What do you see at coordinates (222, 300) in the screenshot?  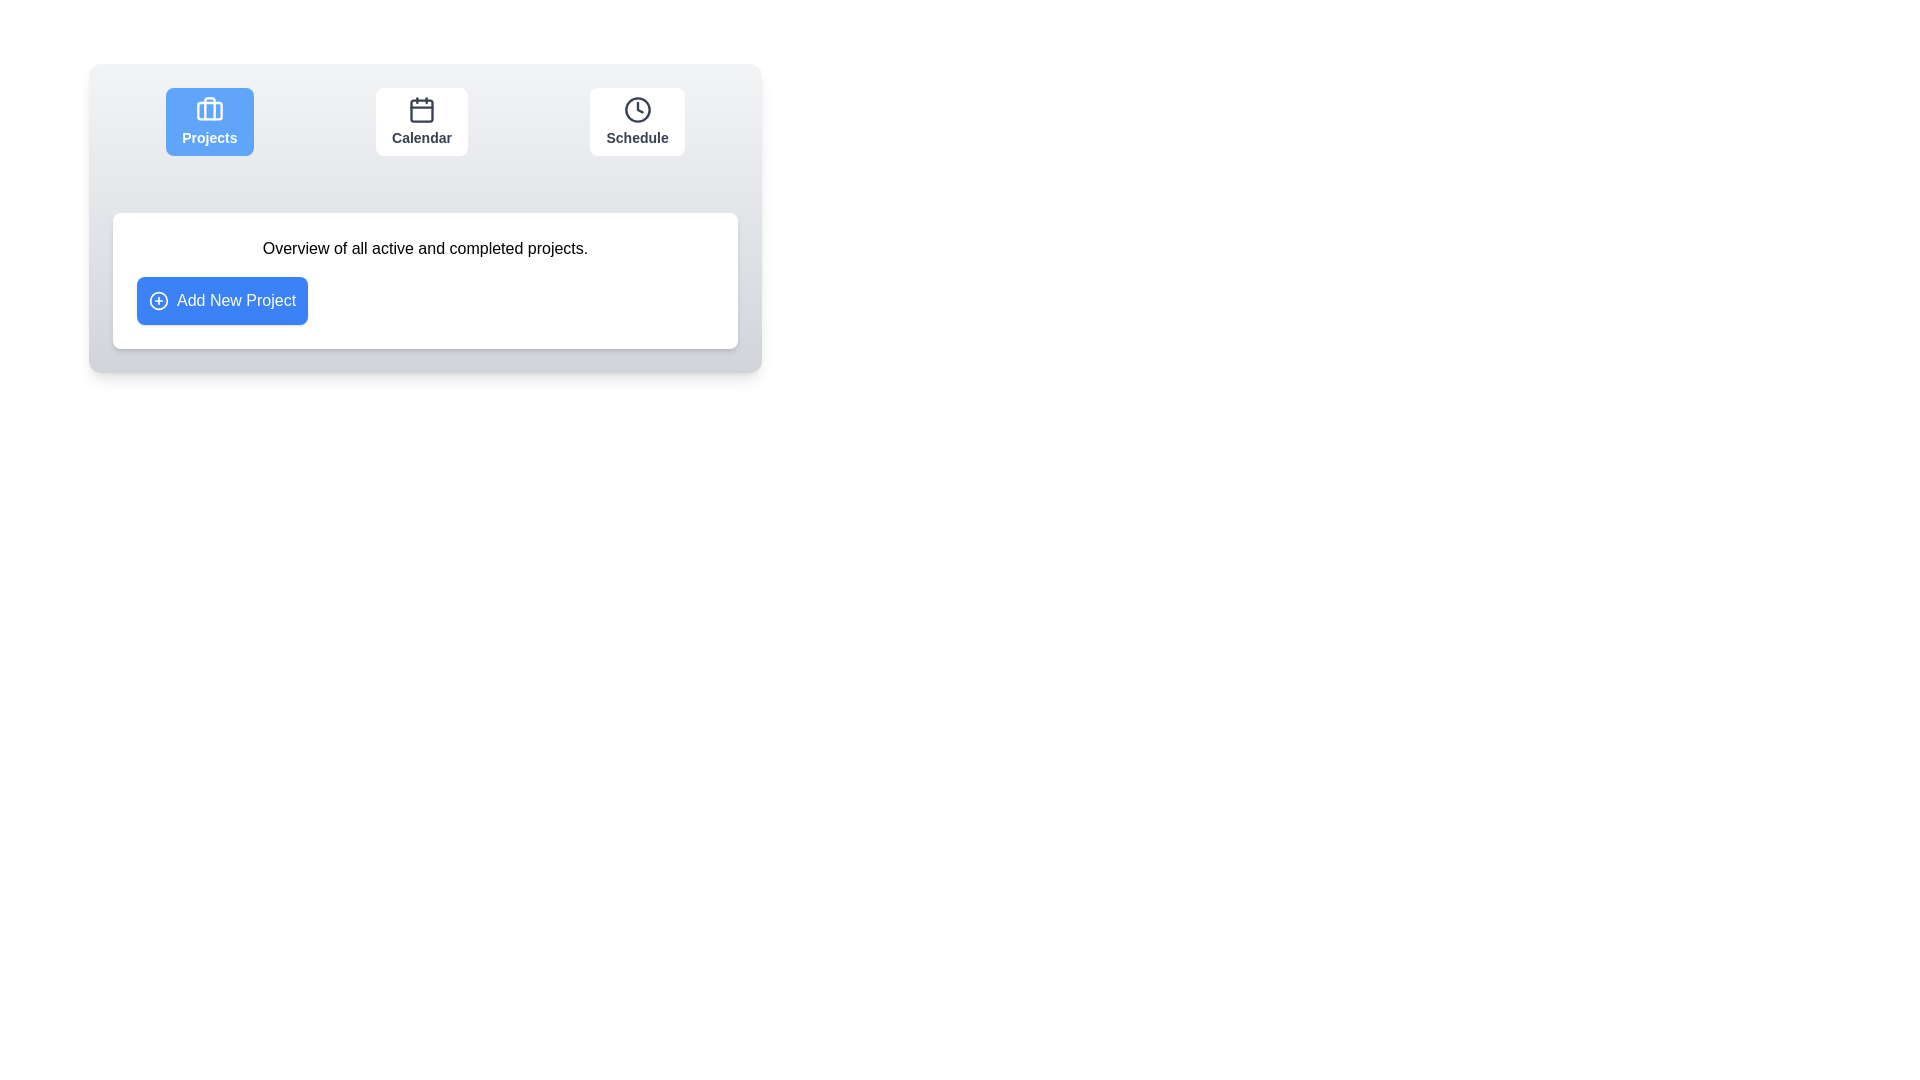 I see `'Add New Project' button to initiate a new project creation` at bounding box center [222, 300].